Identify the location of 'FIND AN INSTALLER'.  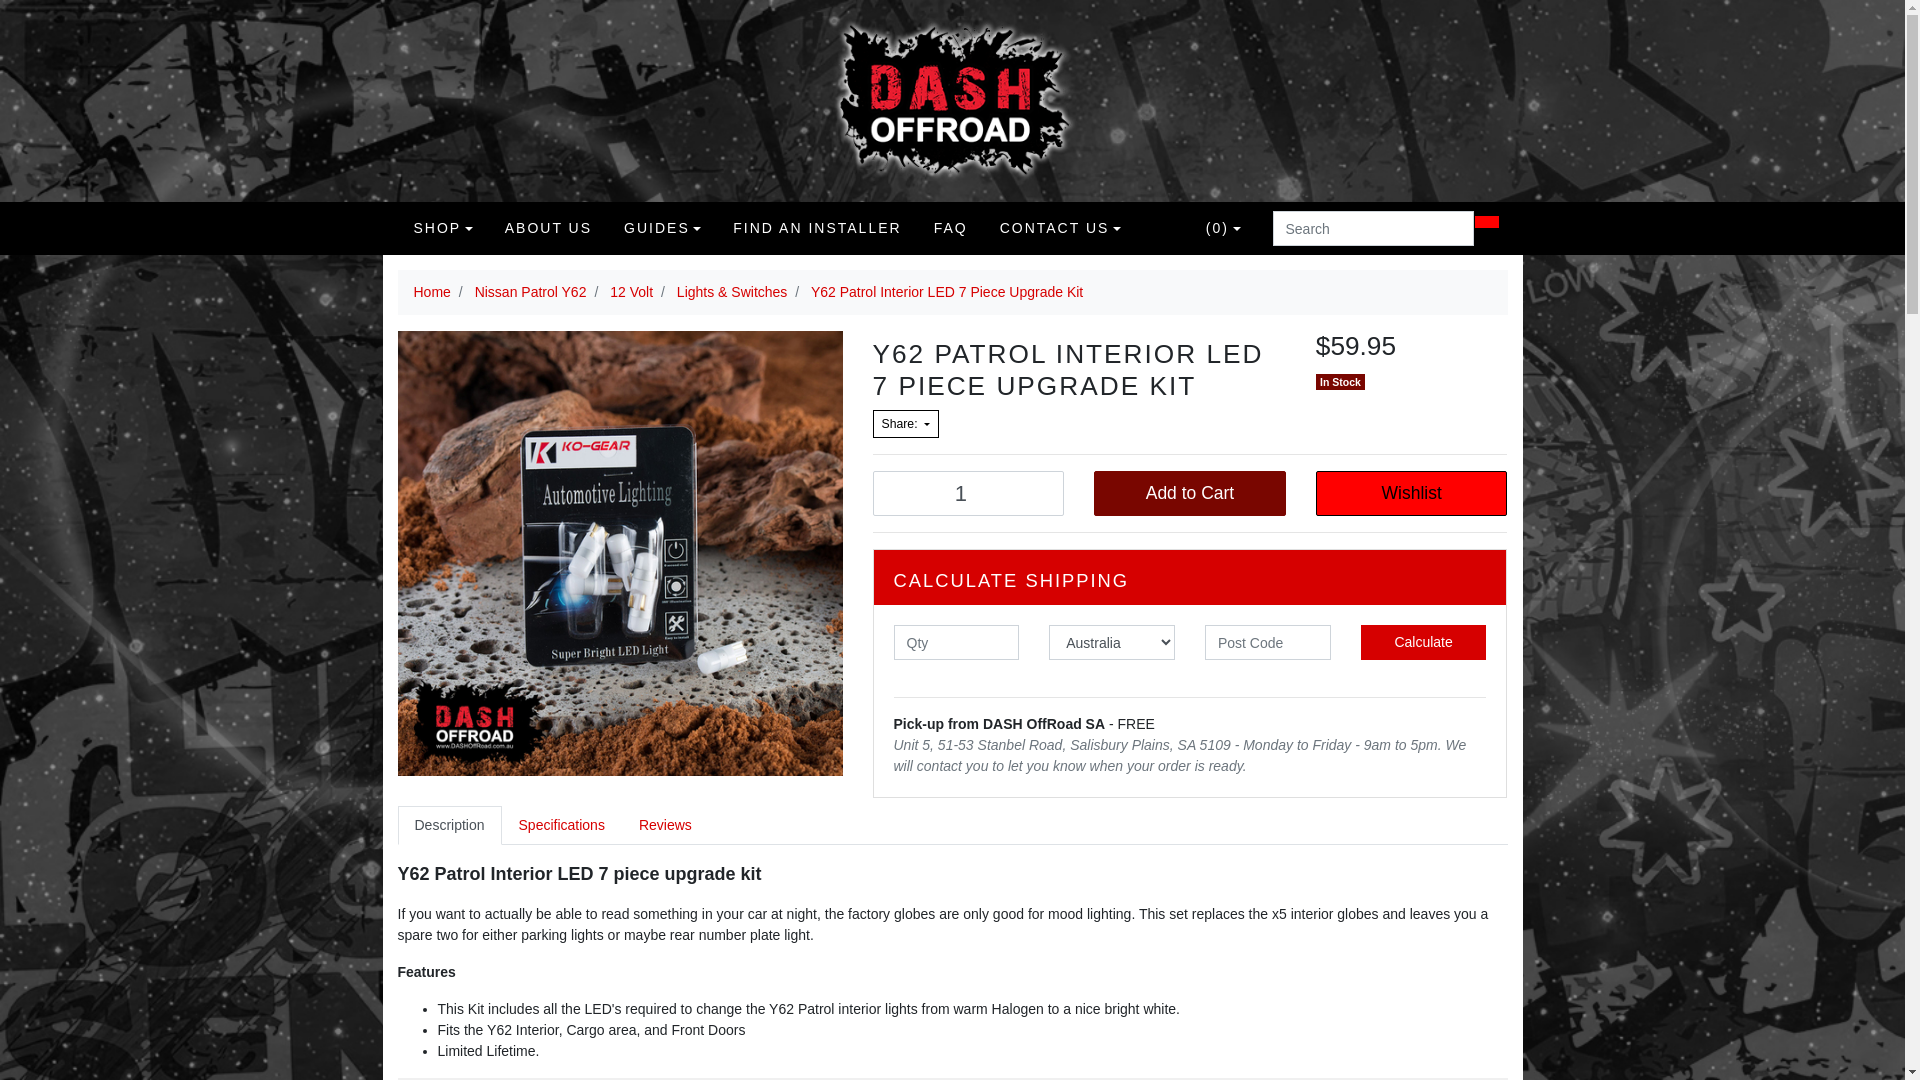
(816, 227).